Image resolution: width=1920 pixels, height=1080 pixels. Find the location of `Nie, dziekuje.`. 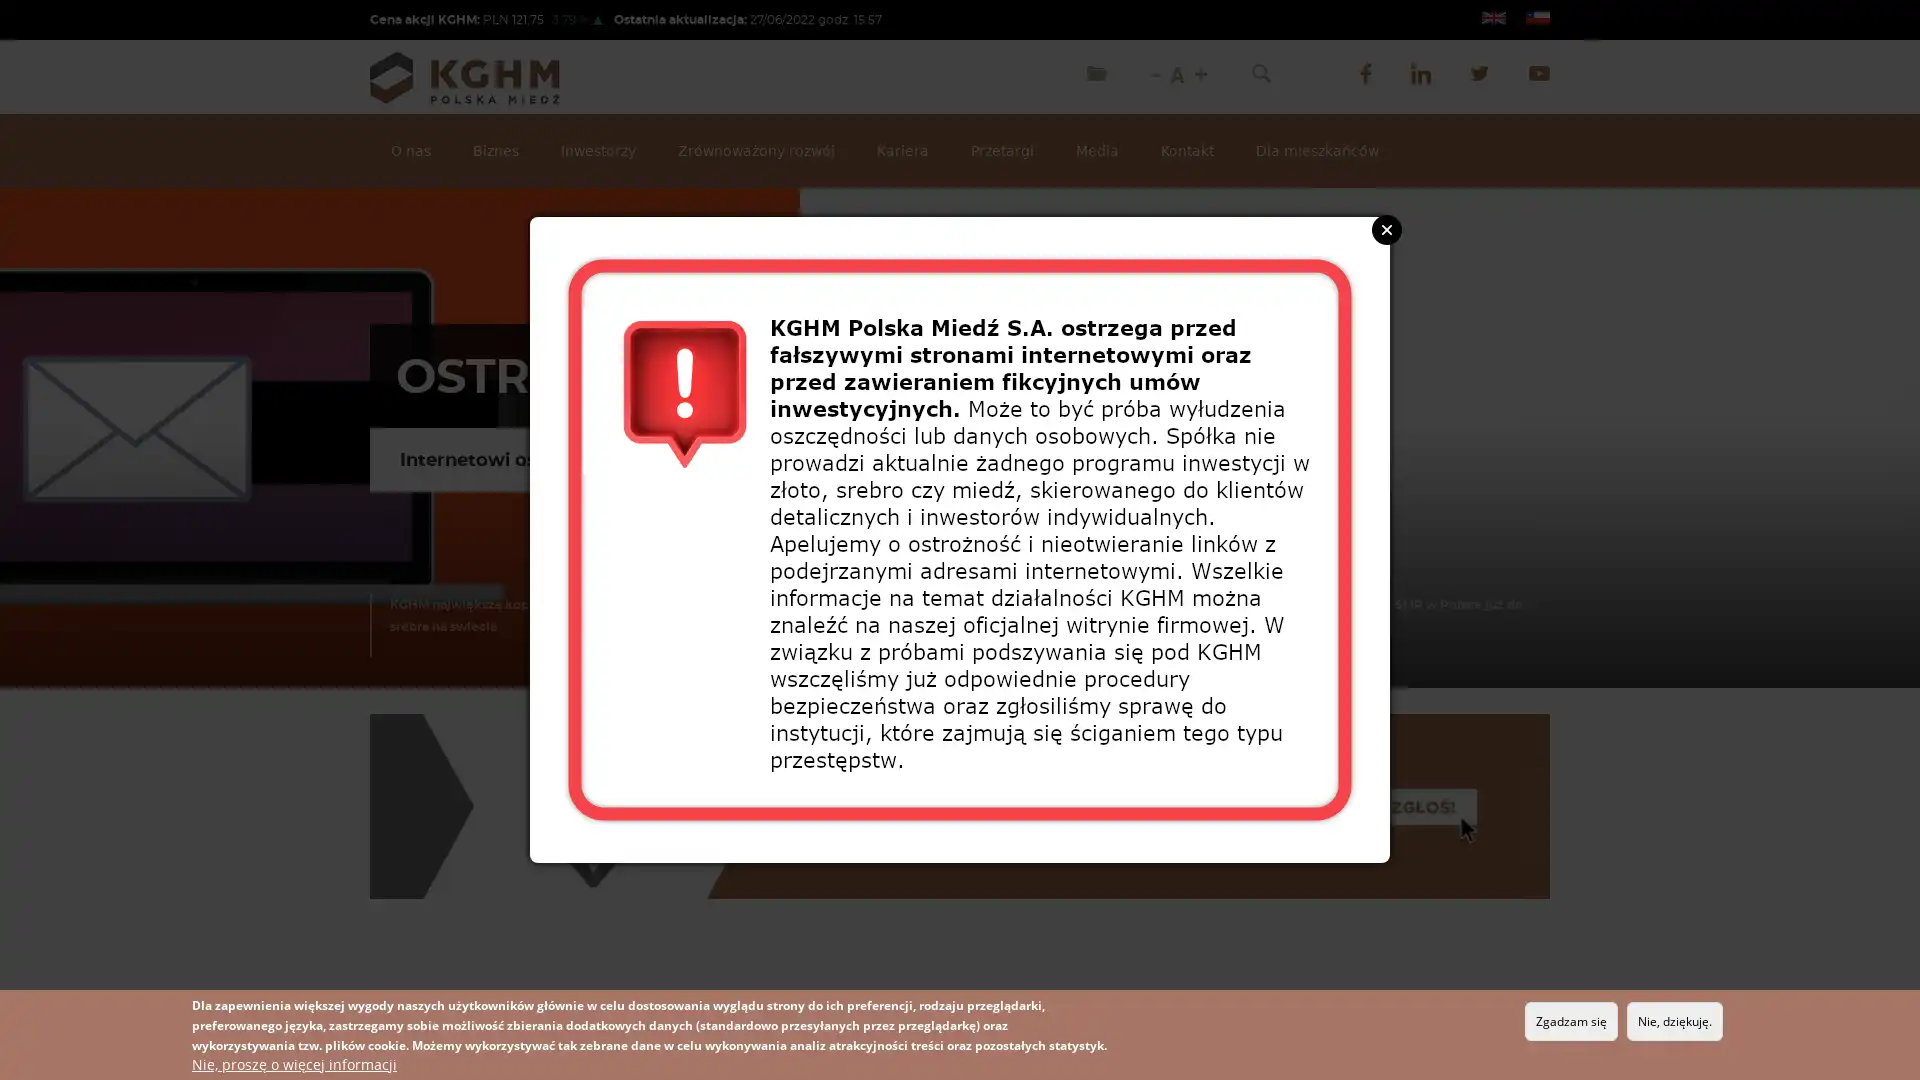

Nie, dziekuje. is located at coordinates (1675, 1021).